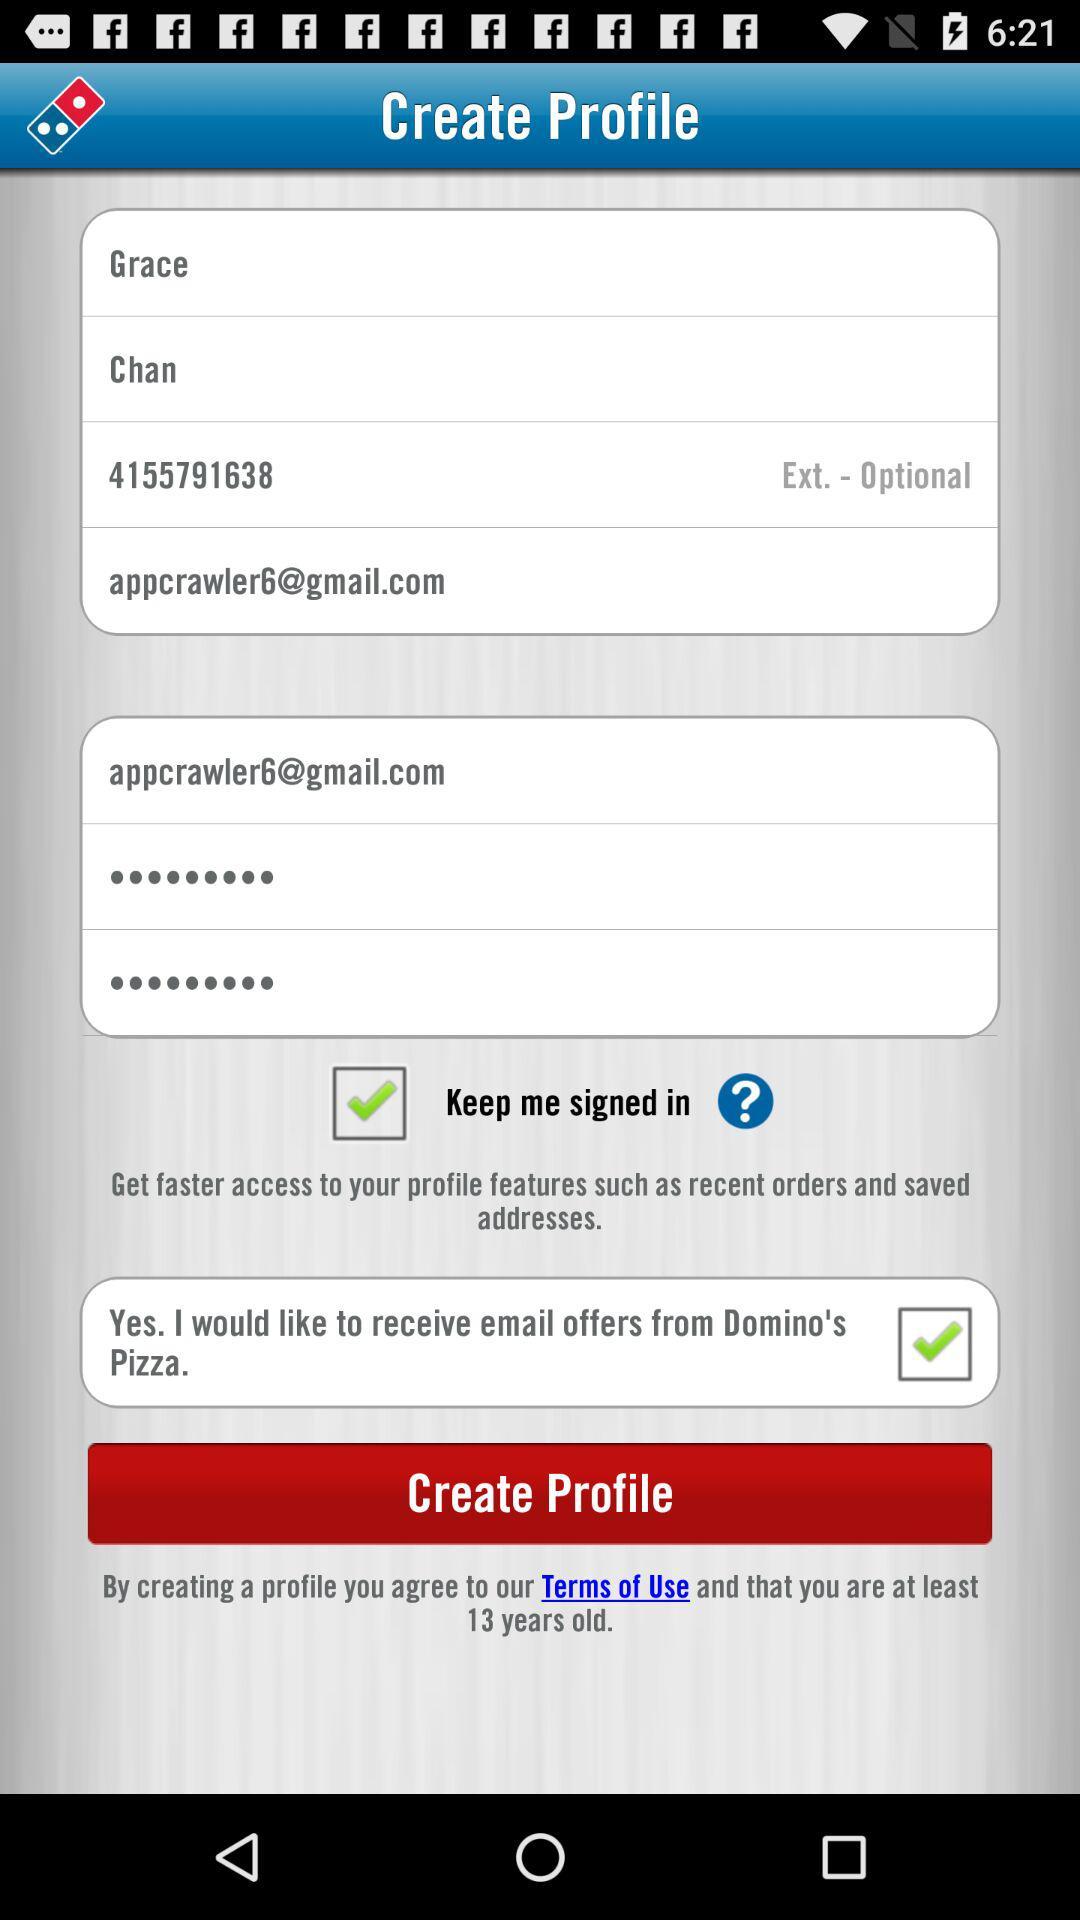 This screenshot has width=1080, height=1920. What do you see at coordinates (745, 1100) in the screenshot?
I see `click here for help` at bounding box center [745, 1100].